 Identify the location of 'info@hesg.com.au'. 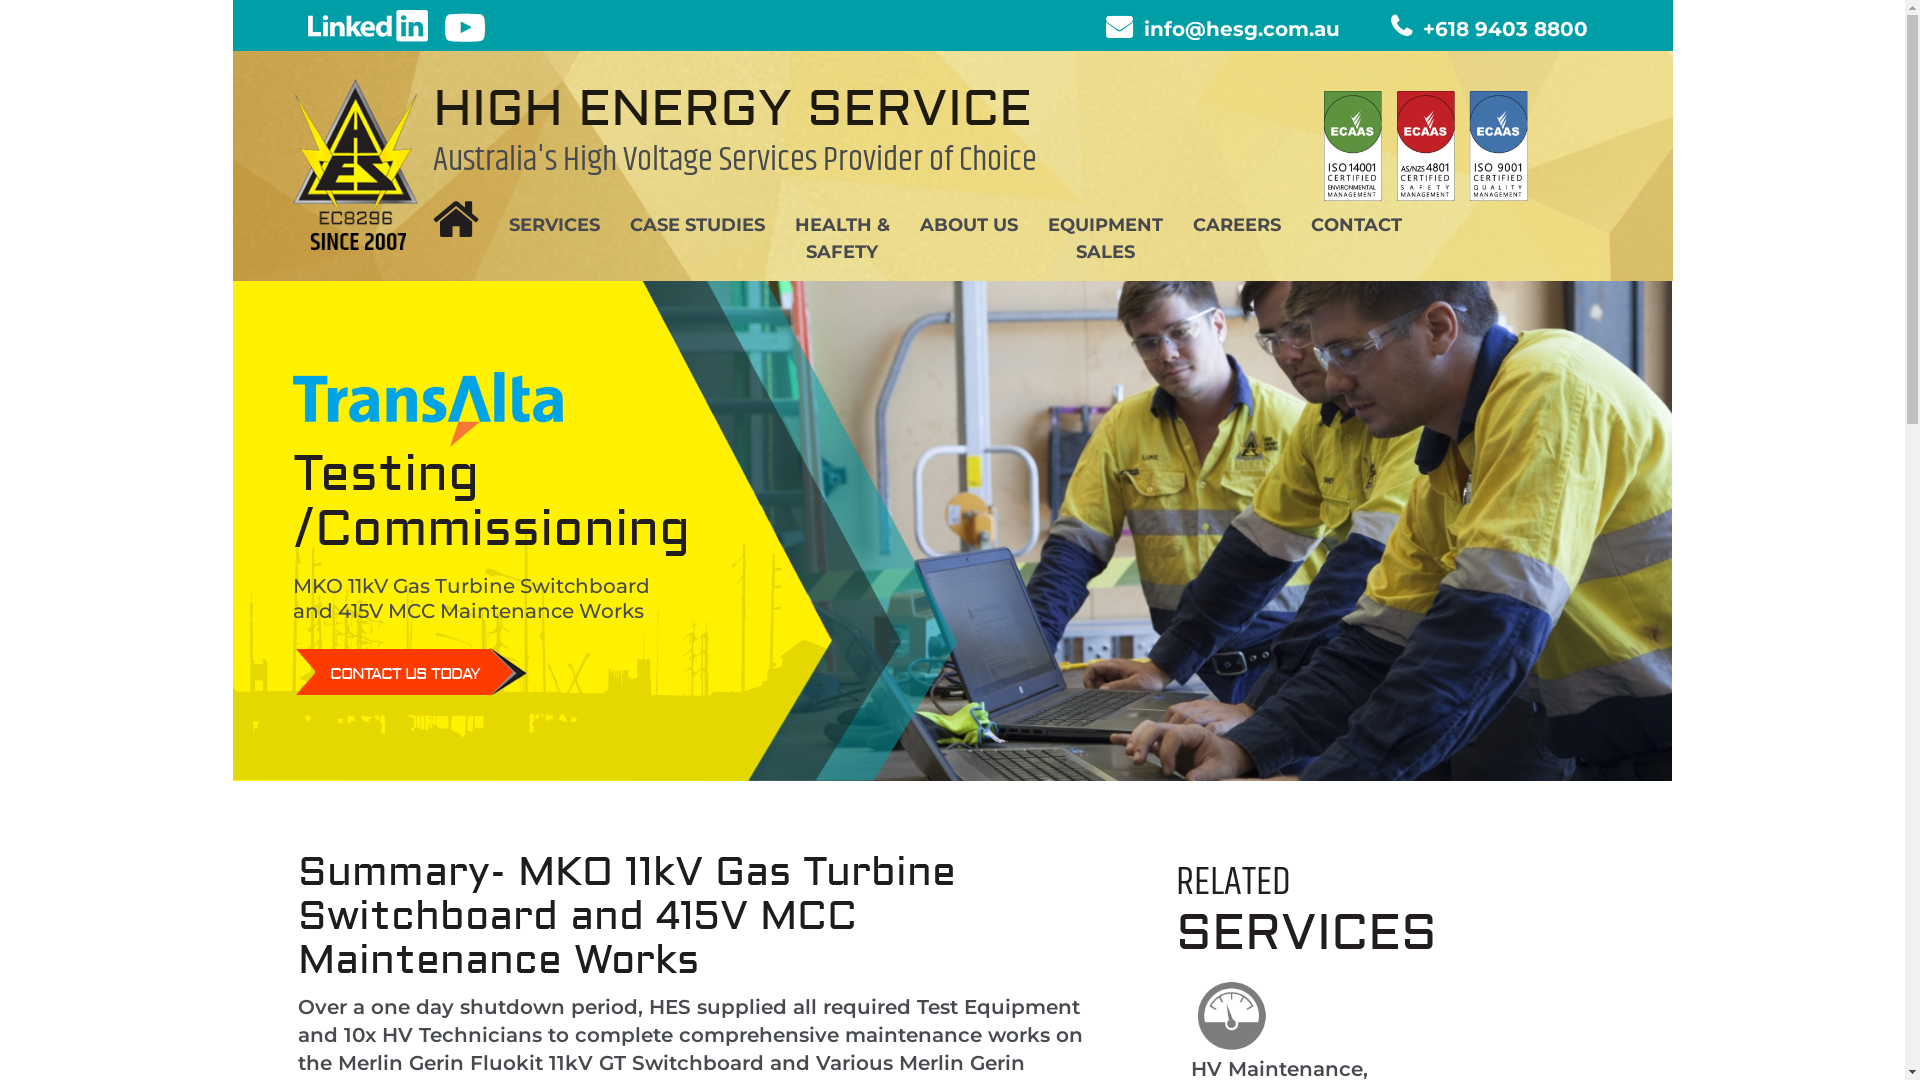
(1222, 29).